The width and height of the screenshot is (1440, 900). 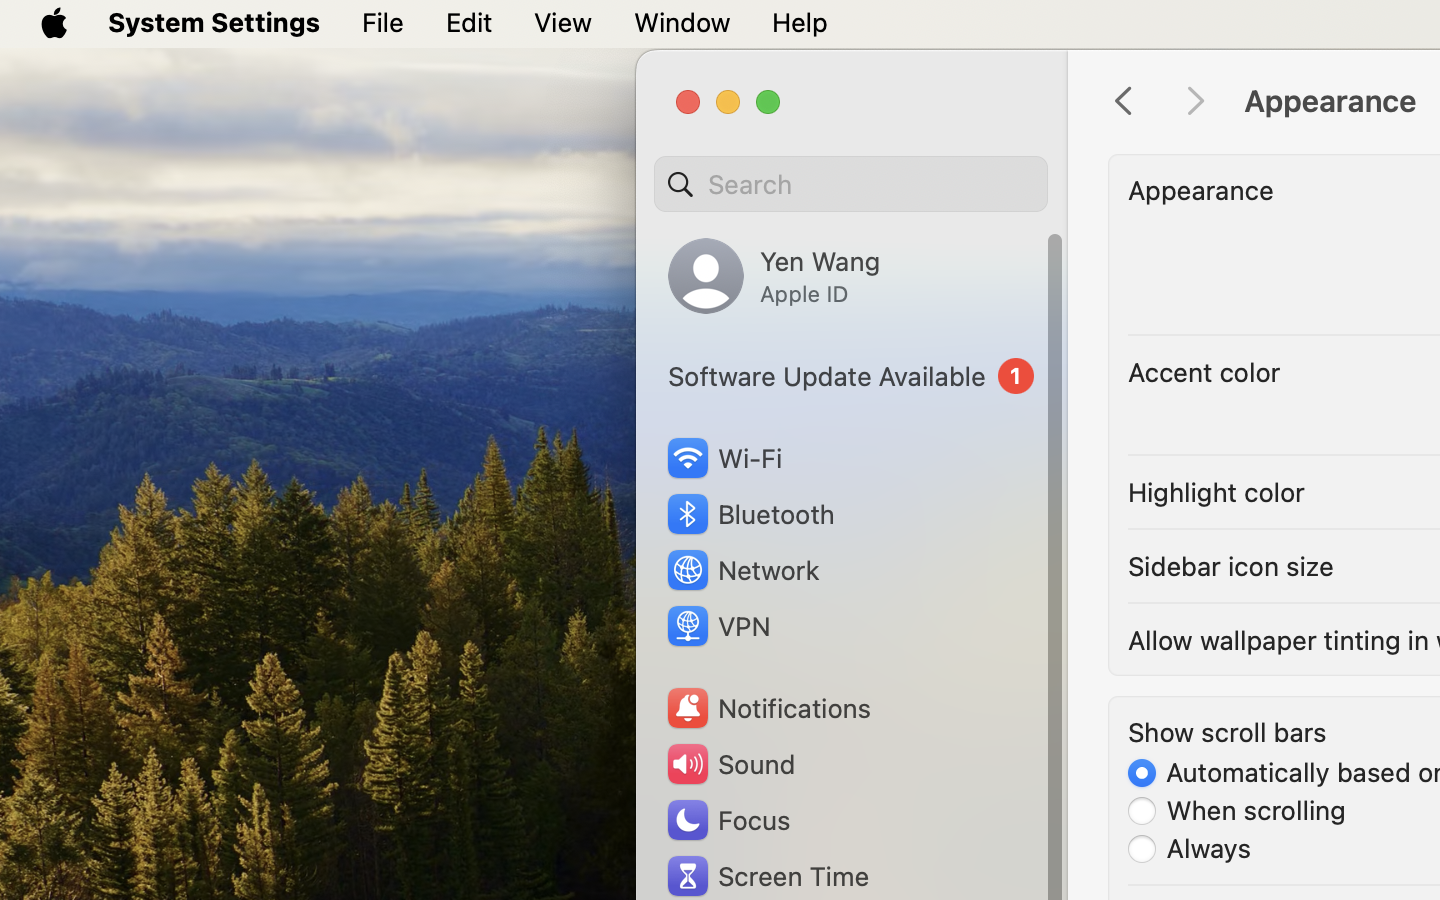 What do you see at coordinates (748, 512) in the screenshot?
I see `'Bluetooth'` at bounding box center [748, 512].